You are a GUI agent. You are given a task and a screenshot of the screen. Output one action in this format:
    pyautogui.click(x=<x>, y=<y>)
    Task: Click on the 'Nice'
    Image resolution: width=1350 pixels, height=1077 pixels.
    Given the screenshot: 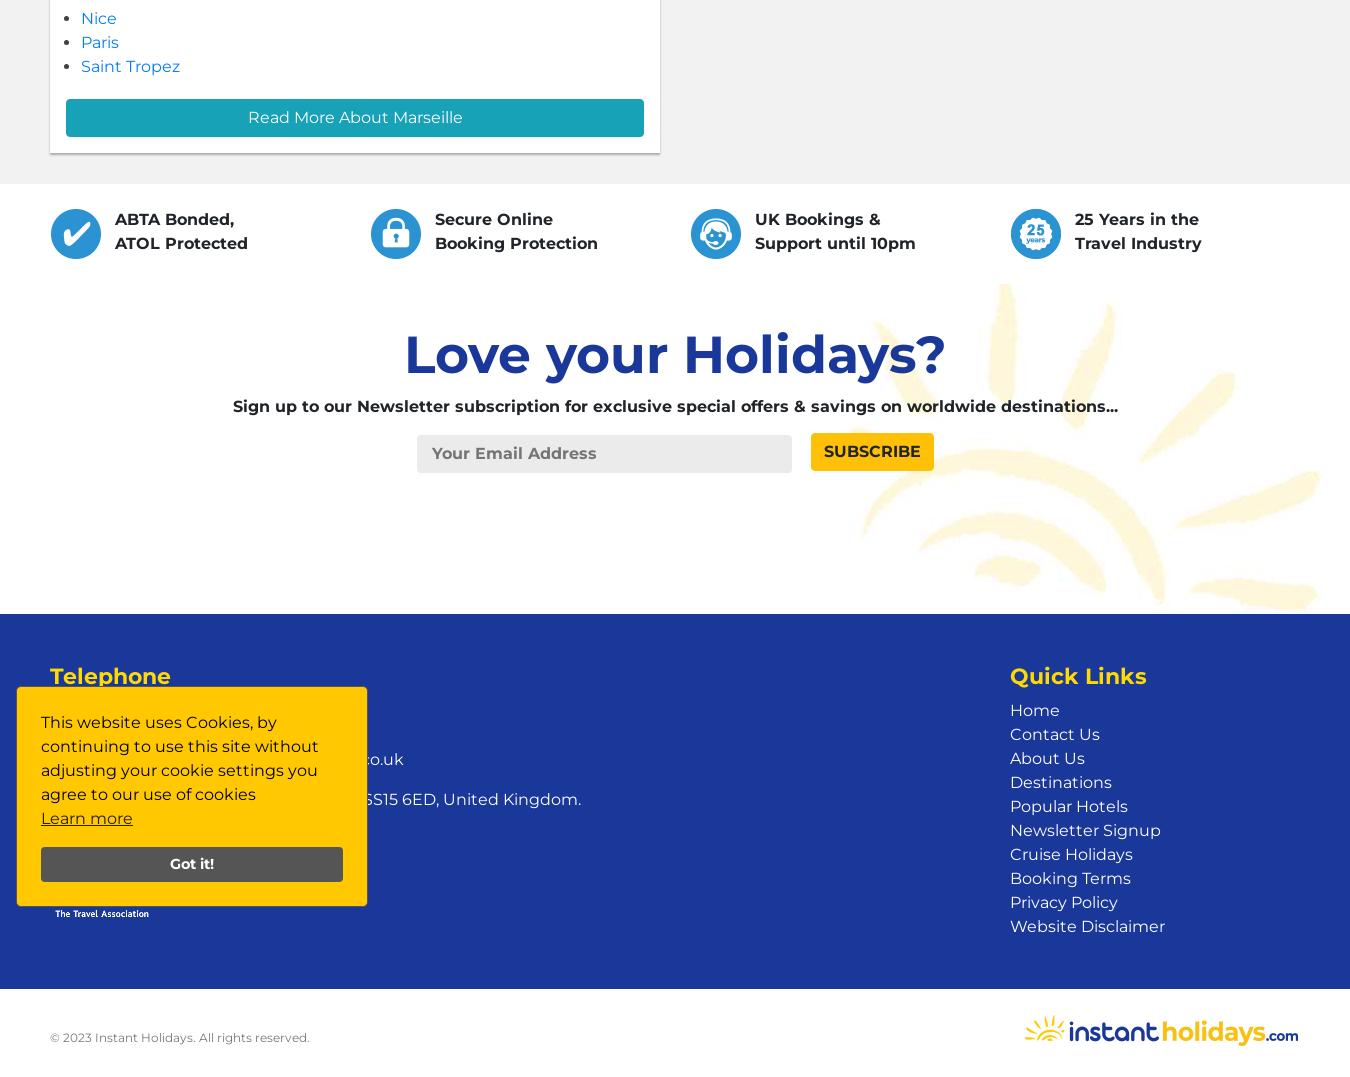 What is the action you would take?
    pyautogui.click(x=97, y=17)
    